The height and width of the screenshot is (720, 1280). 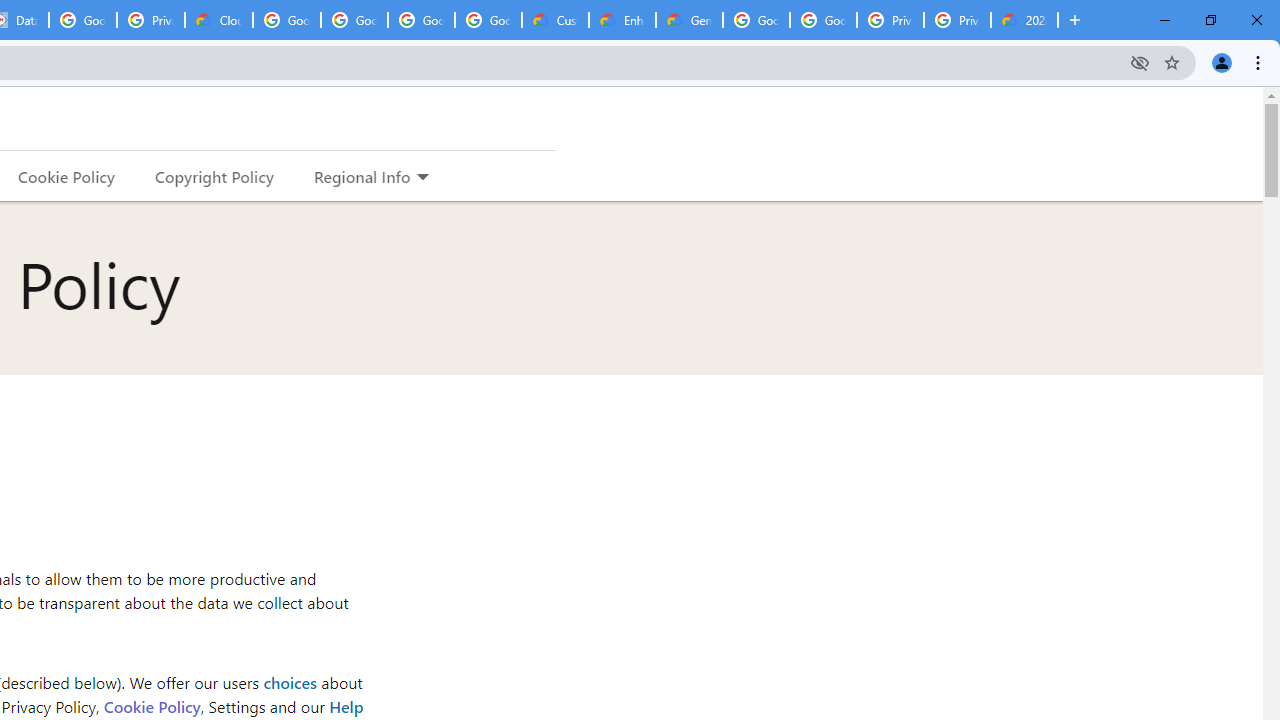 I want to click on 'Third-party cookies blocked', so click(x=1139, y=61).